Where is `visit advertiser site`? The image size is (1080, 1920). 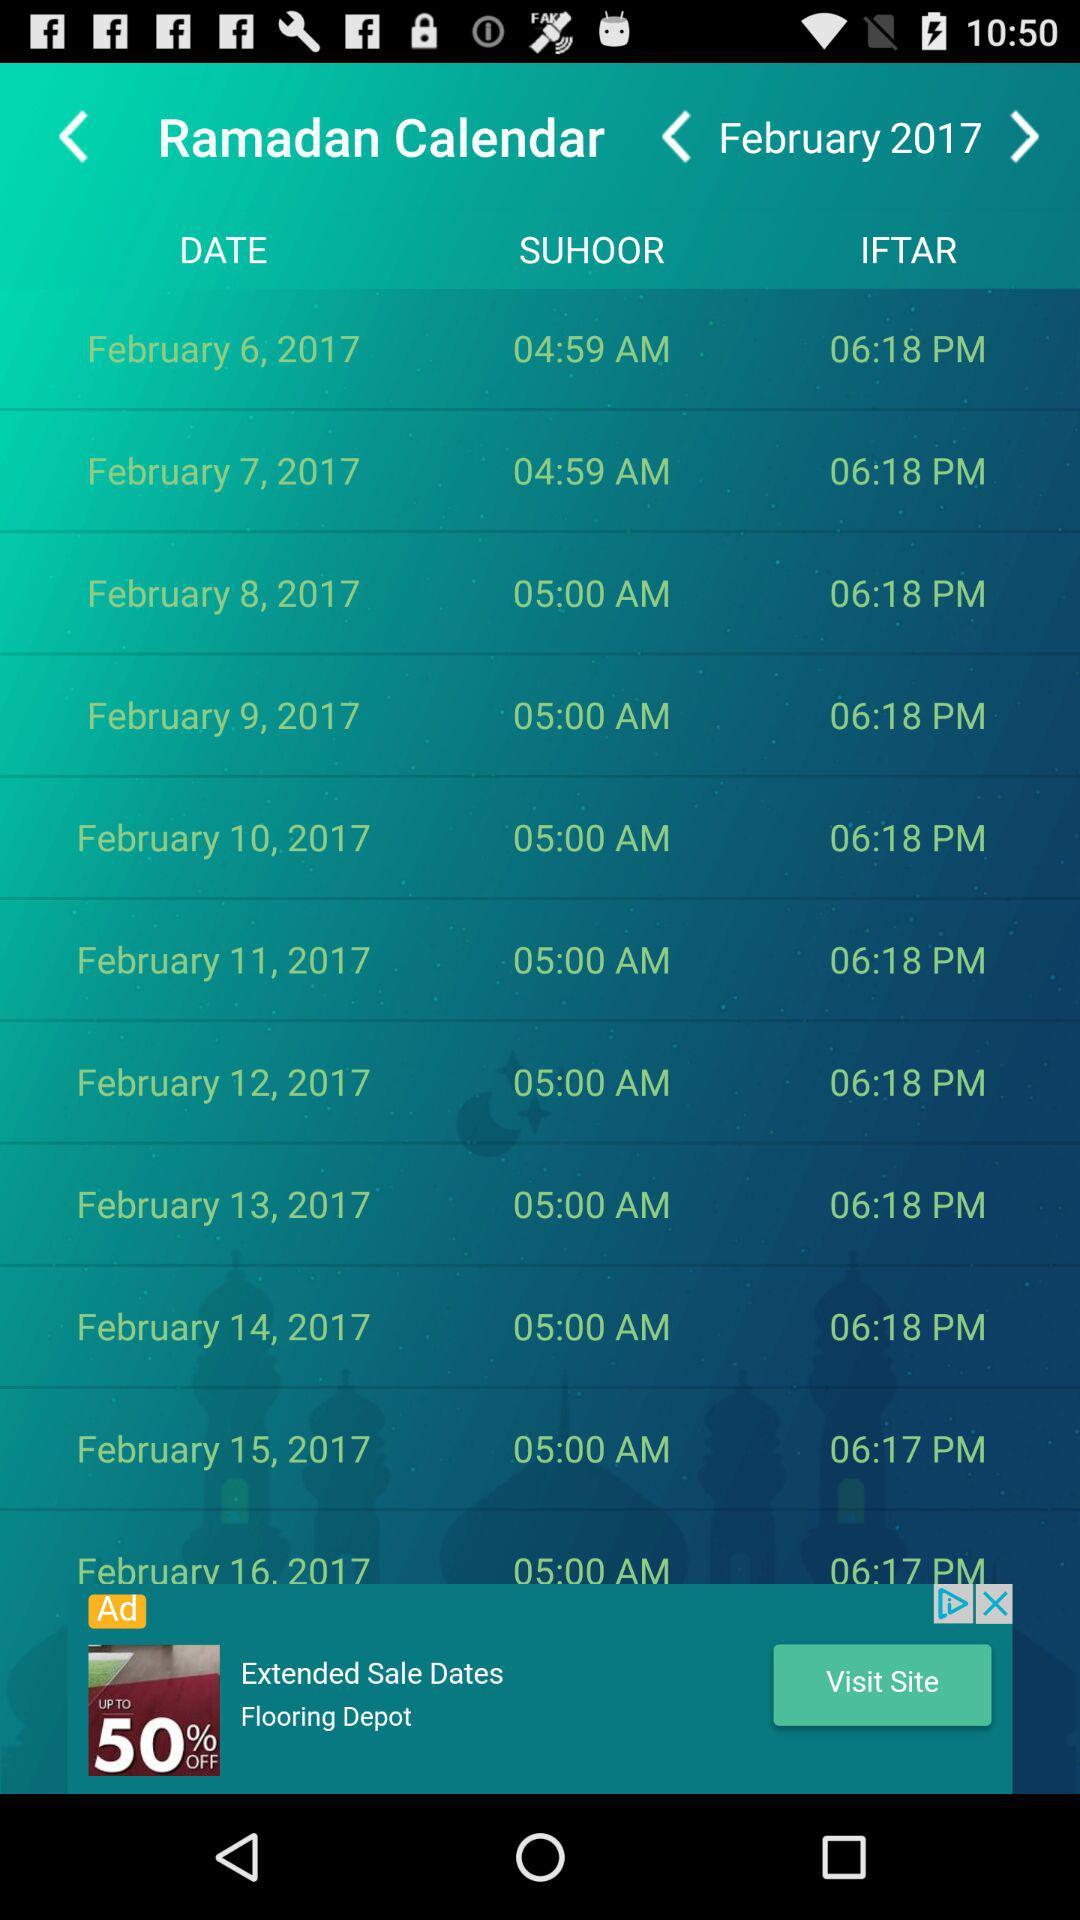 visit advertiser site is located at coordinates (540, 1688).